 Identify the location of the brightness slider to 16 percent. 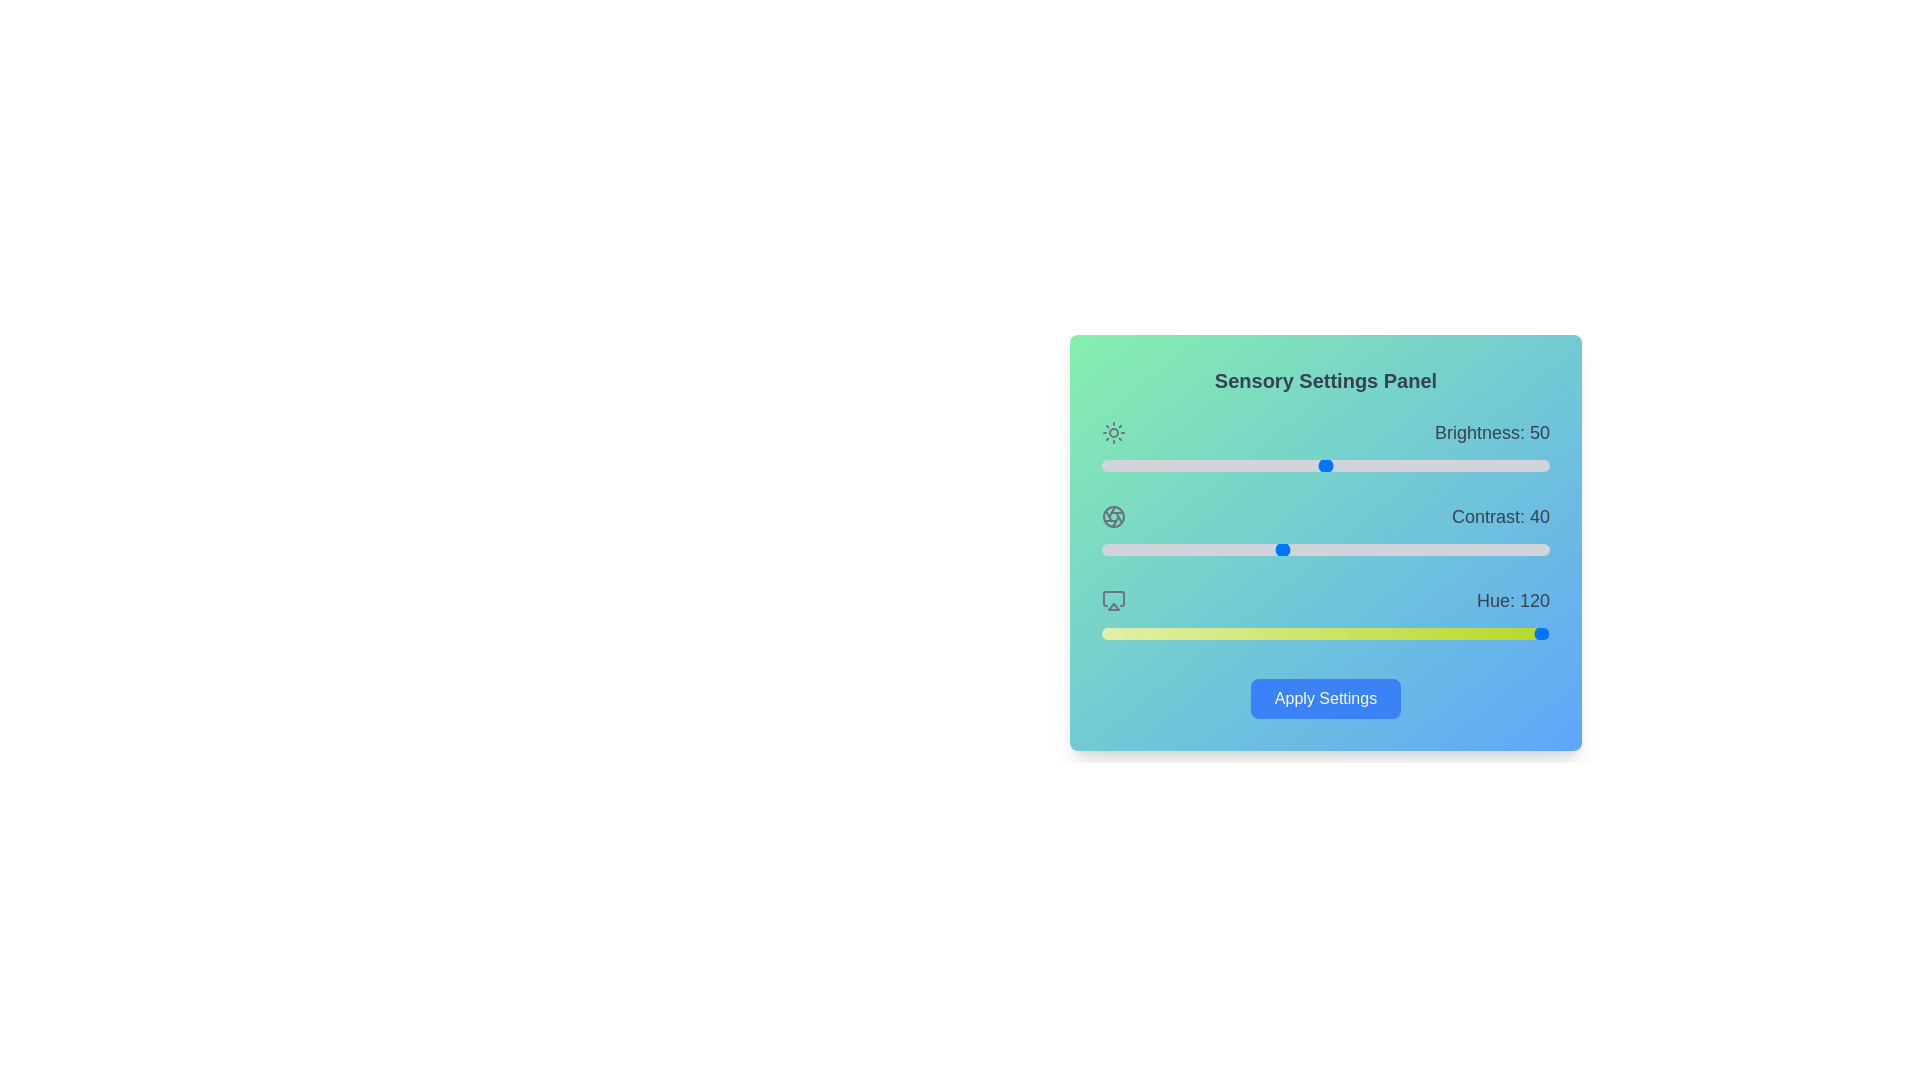
(1173, 466).